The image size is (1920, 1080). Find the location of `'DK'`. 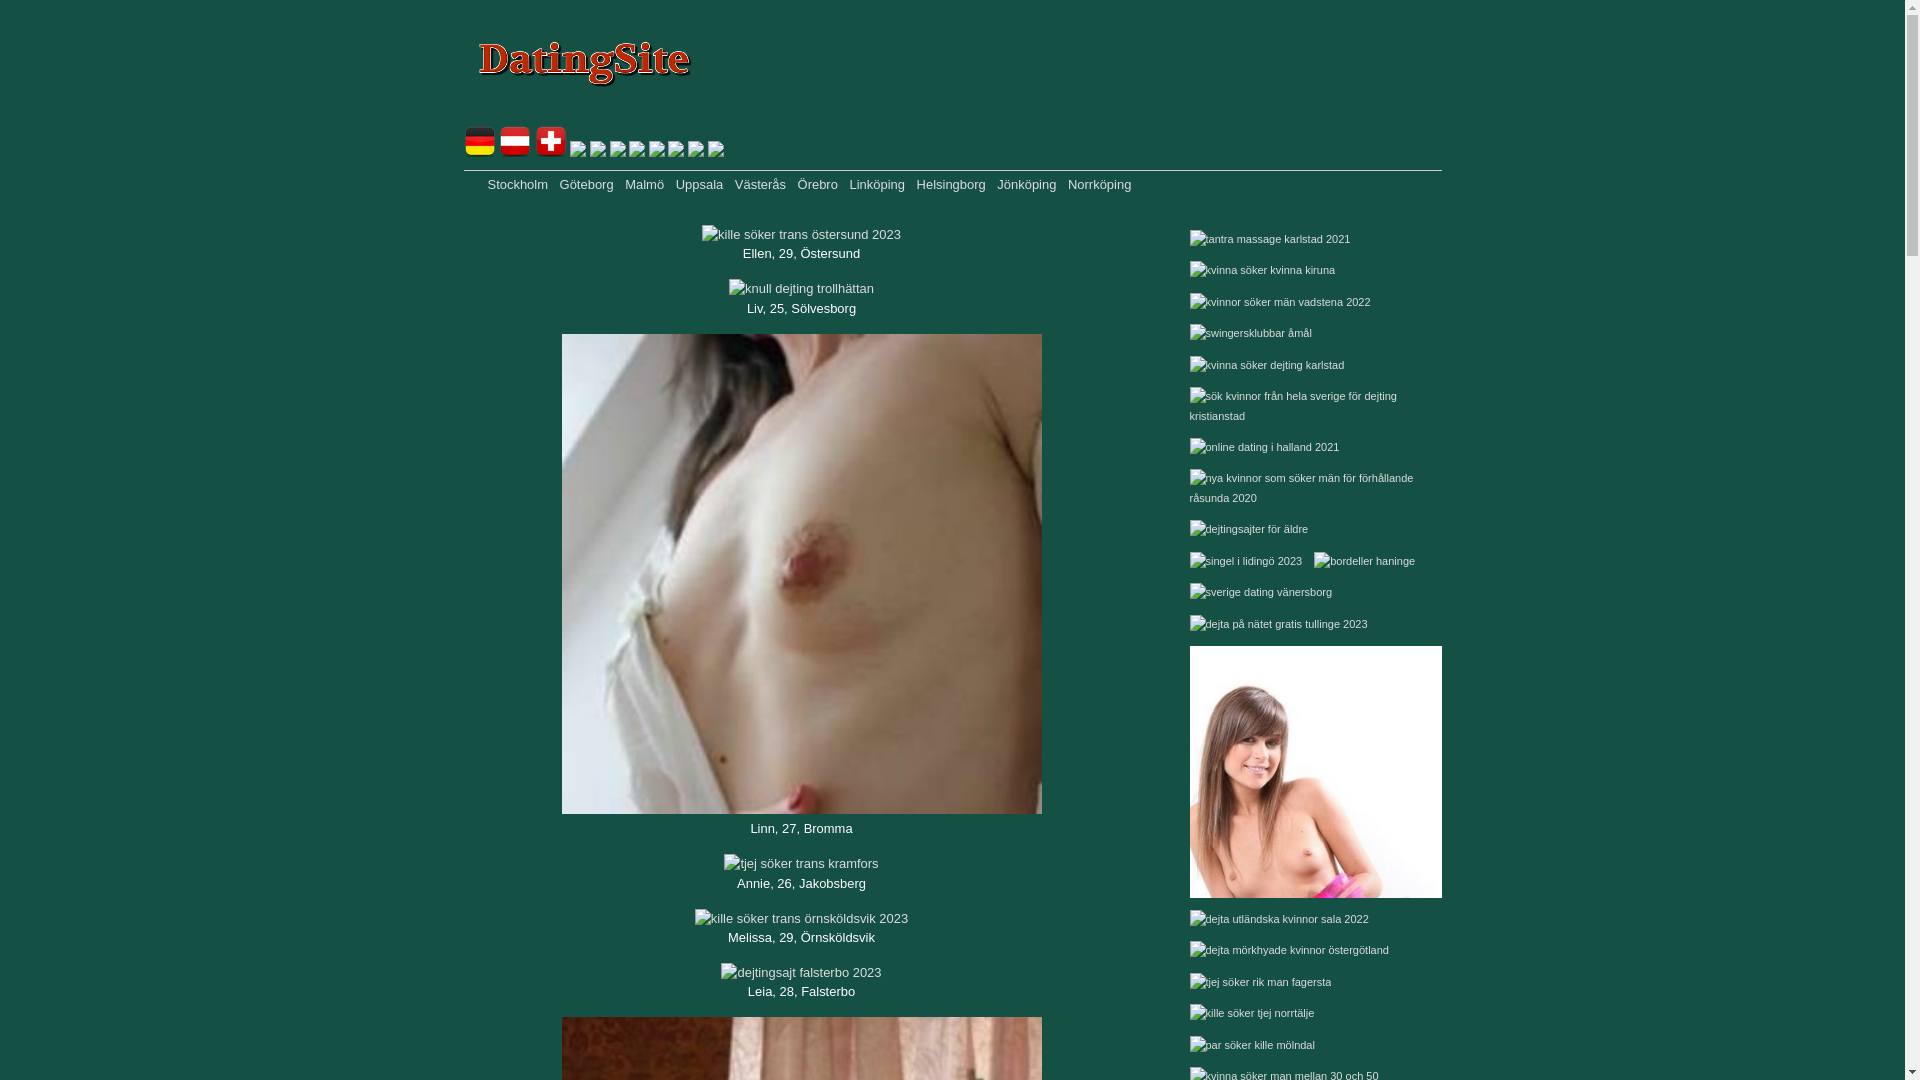

'DK' is located at coordinates (617, 151).